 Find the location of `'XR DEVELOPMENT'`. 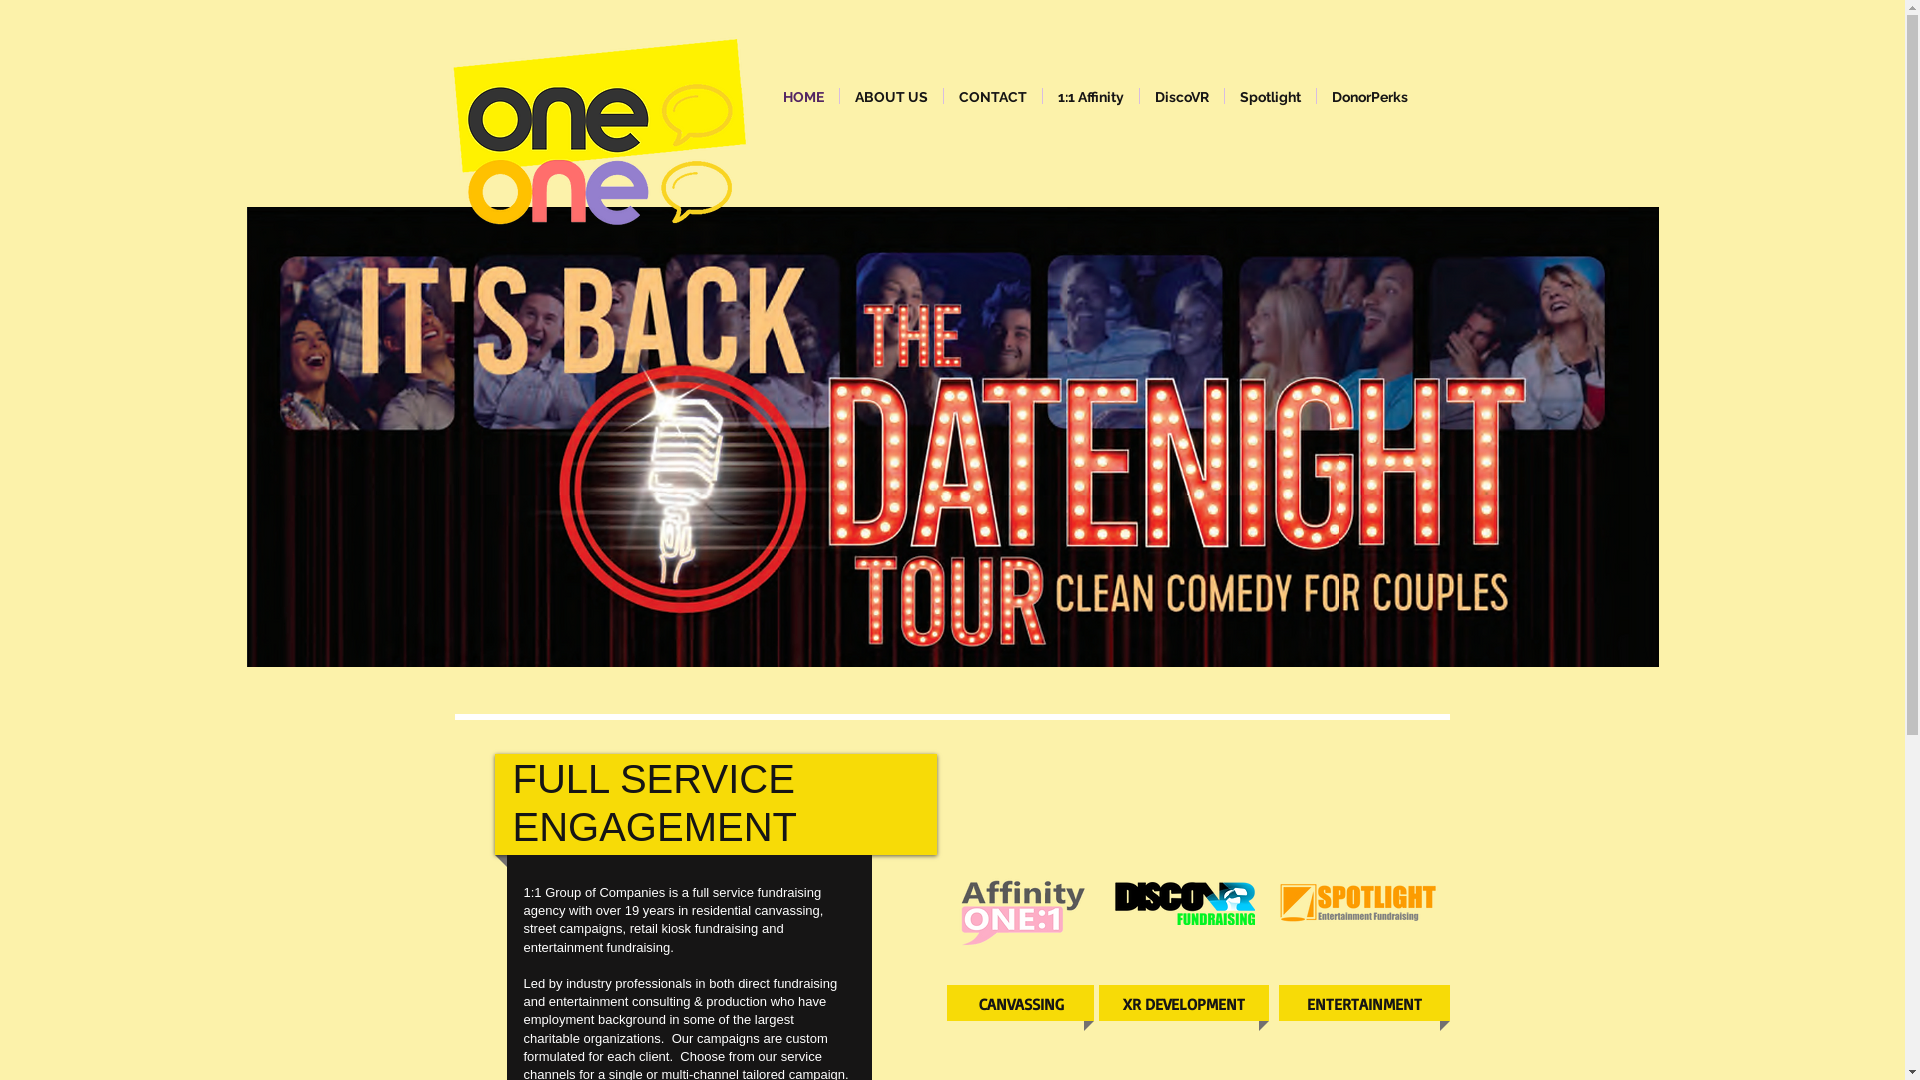

'XR DEVELOPMENT' is located at coordinates (1184, 1004).